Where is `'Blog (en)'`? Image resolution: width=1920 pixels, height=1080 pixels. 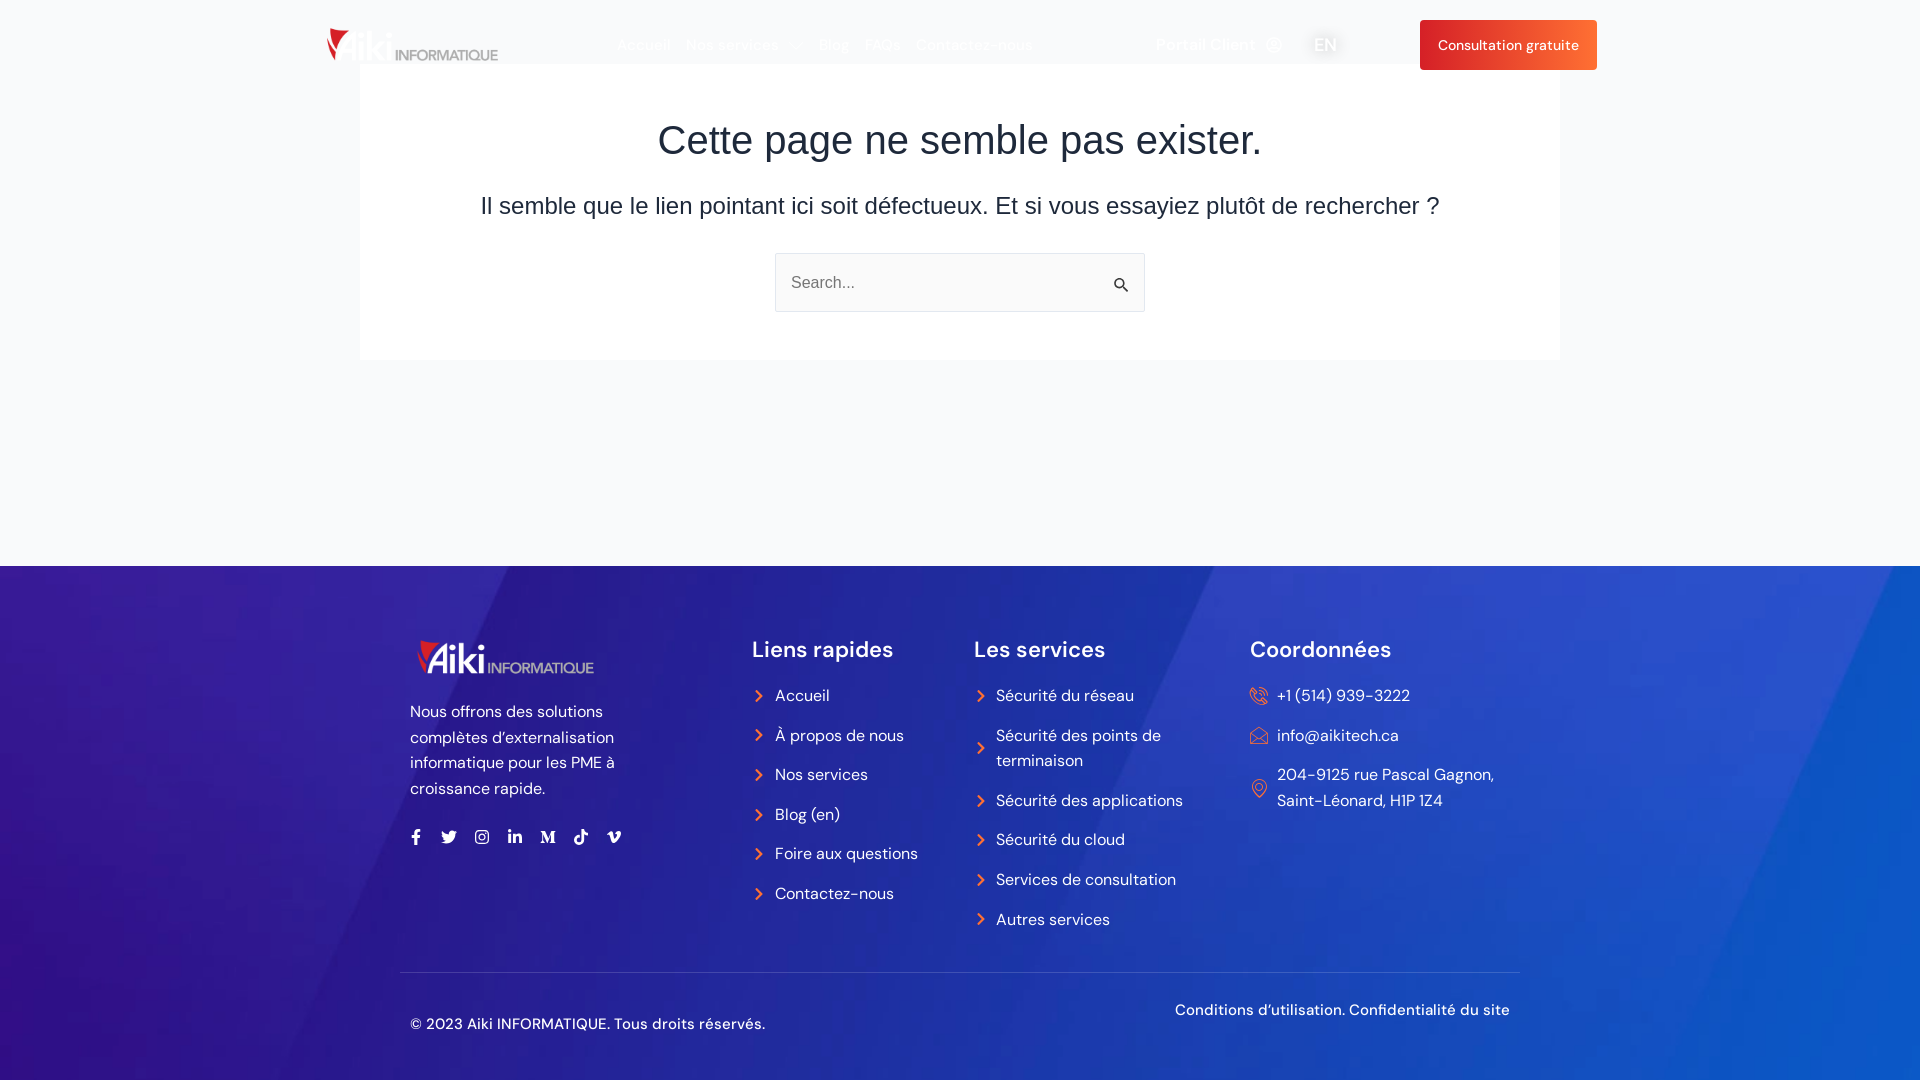
'Blog (en)' is located at coordinates (751, 814).